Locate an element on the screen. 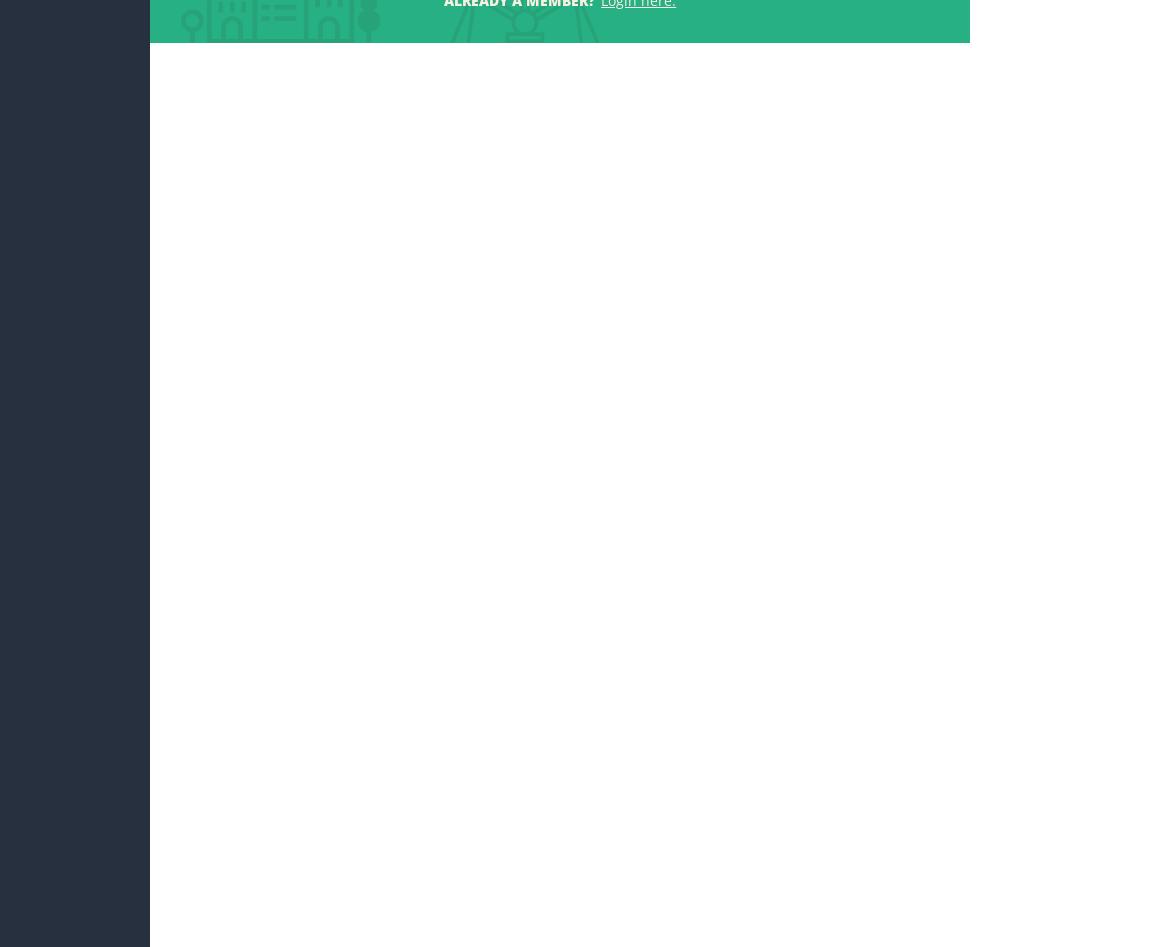 This screenshot has height=947, width=1150. 'UNOPS' is located at coordinates (779, 920).